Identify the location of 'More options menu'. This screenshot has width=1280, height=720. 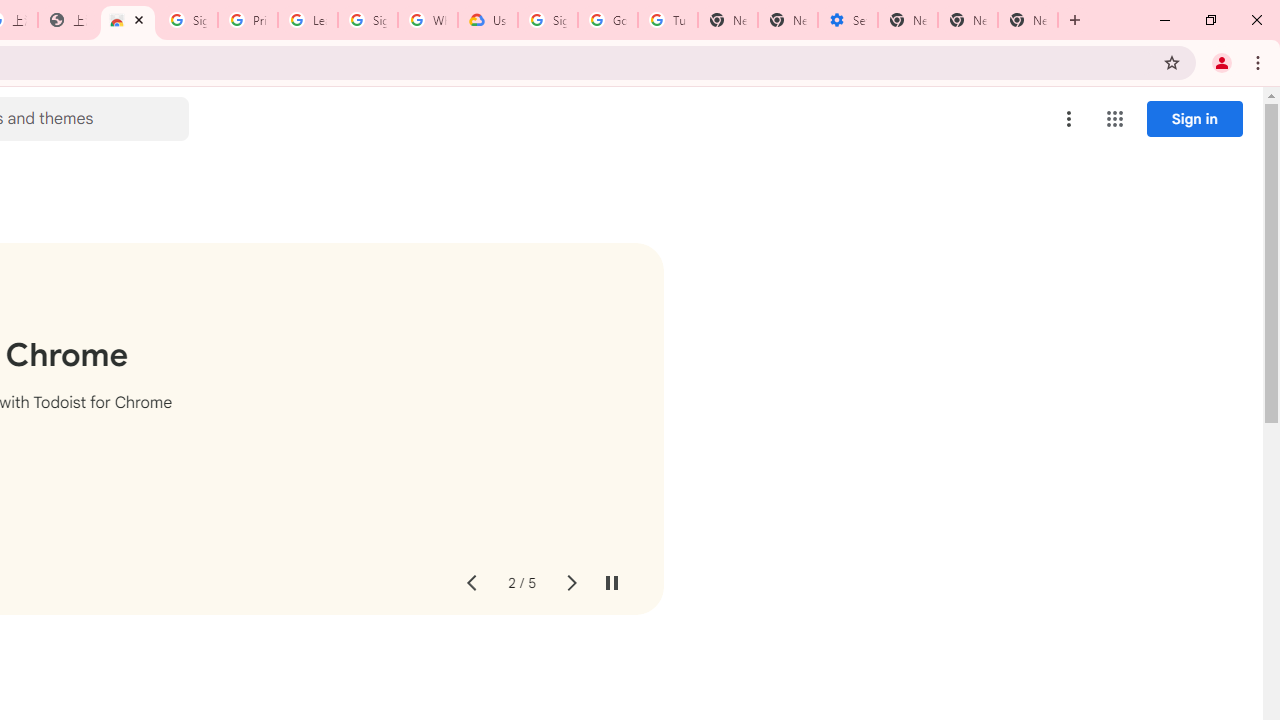
(1068, 119).